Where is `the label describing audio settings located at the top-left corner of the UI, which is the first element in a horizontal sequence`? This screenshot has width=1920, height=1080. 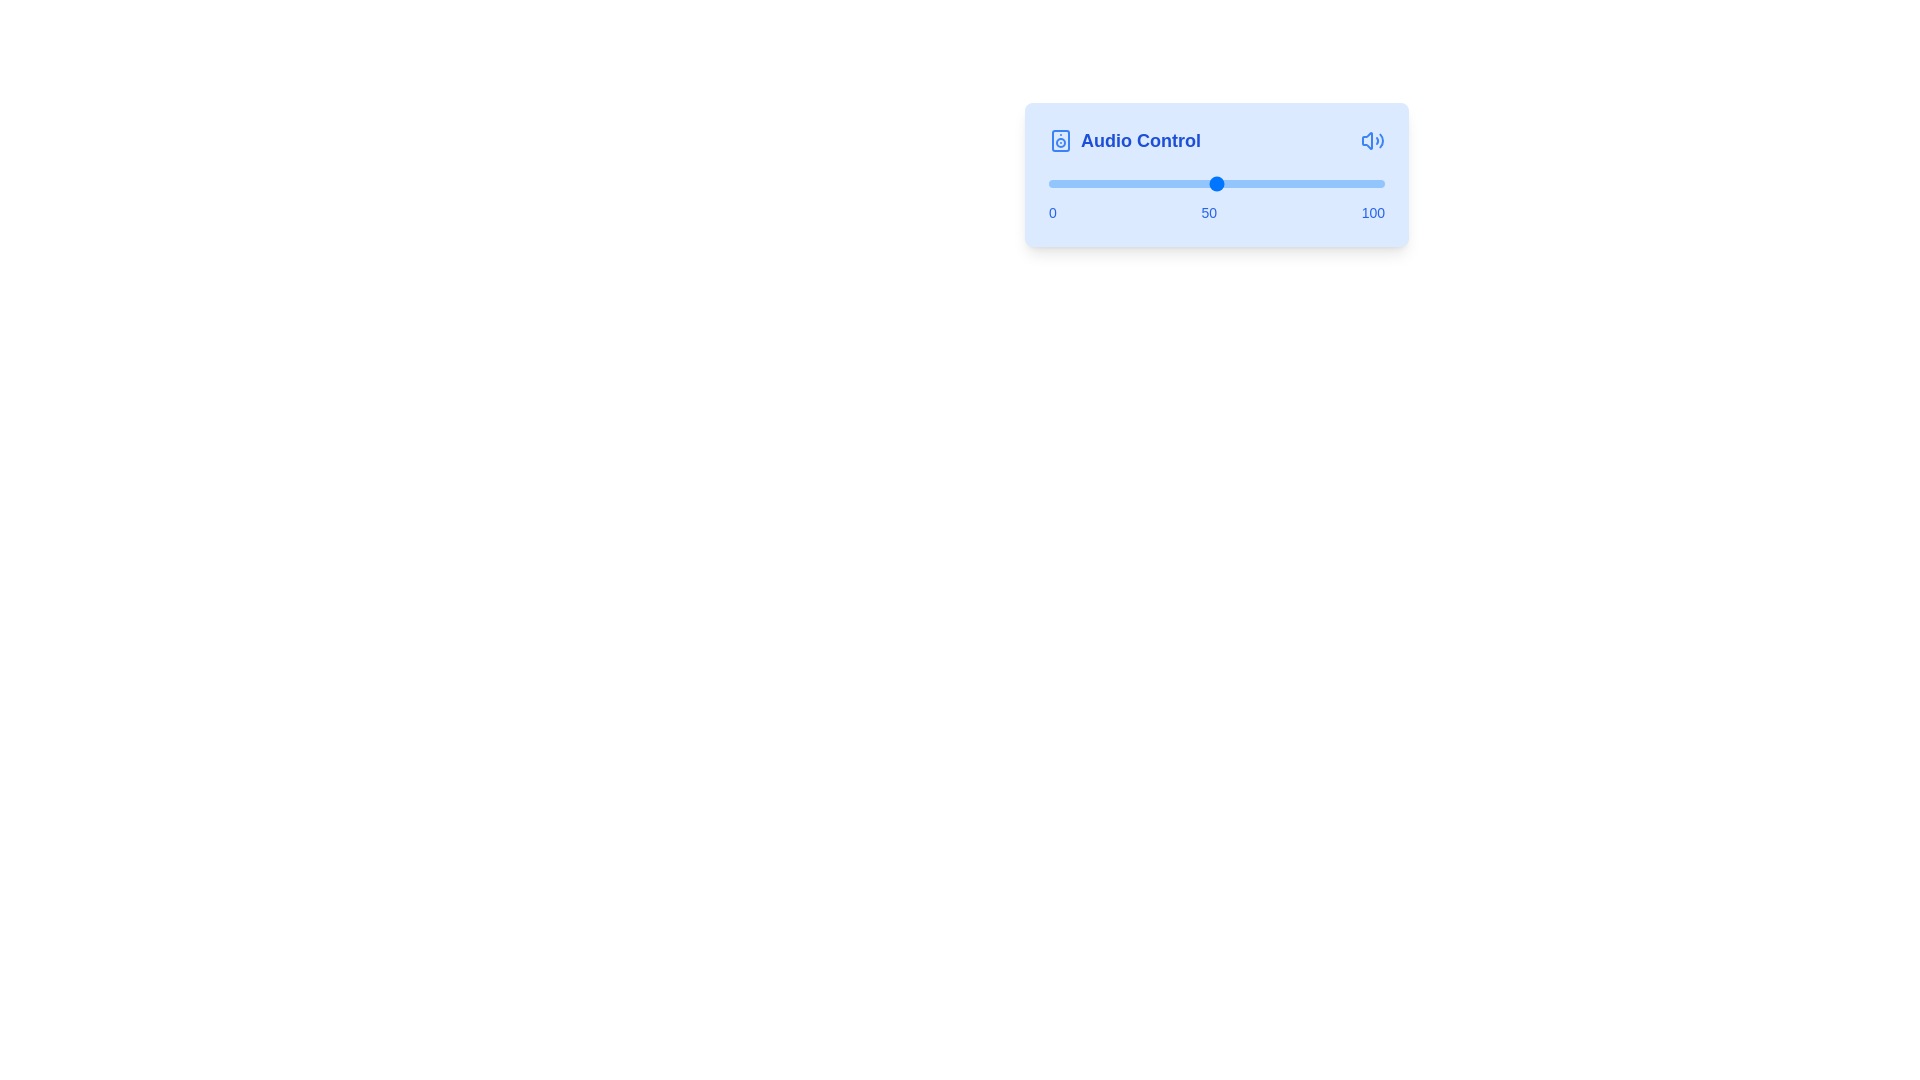 the label describing audio settings located at the top-left corner of the UI, which is the first element in a horizontal sequence is located at coordinates (1124, 140).